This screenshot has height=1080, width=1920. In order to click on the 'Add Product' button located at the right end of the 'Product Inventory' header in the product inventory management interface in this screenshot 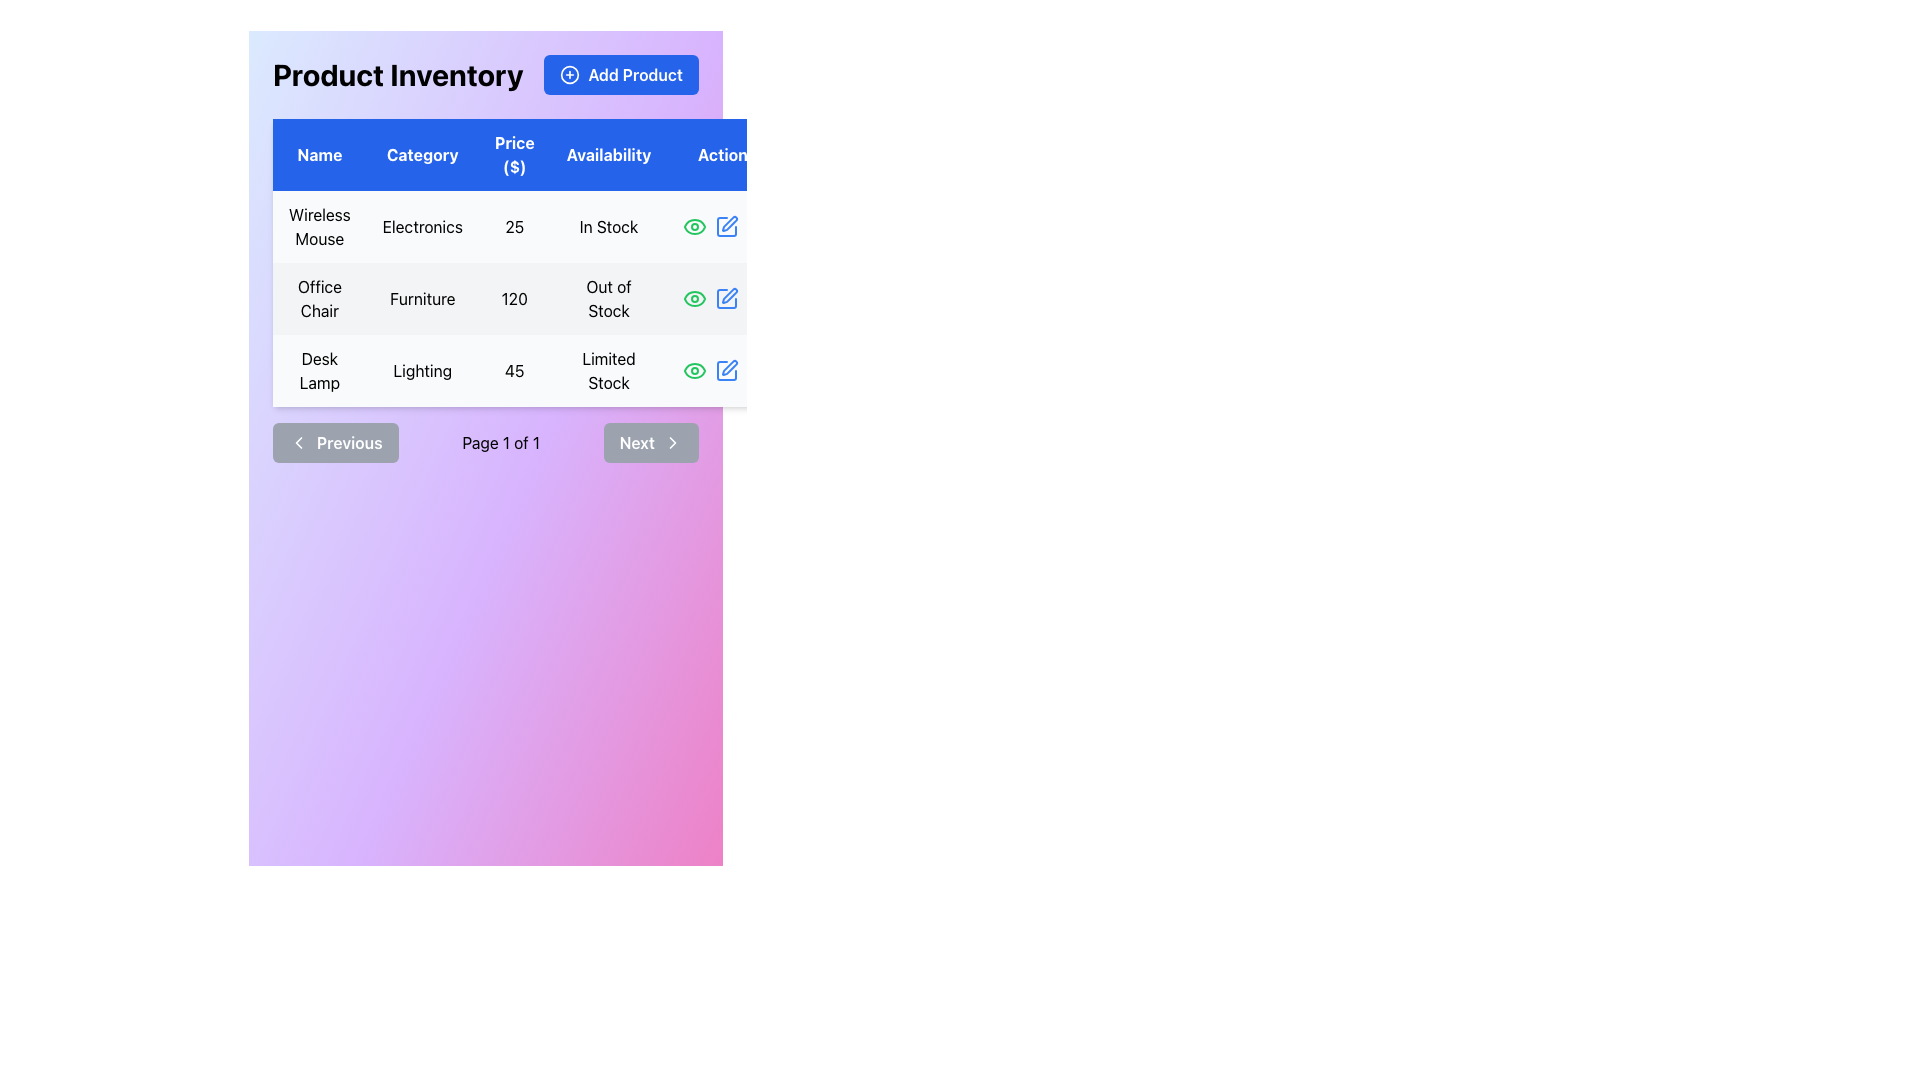, I will do `click(485, 73)`.